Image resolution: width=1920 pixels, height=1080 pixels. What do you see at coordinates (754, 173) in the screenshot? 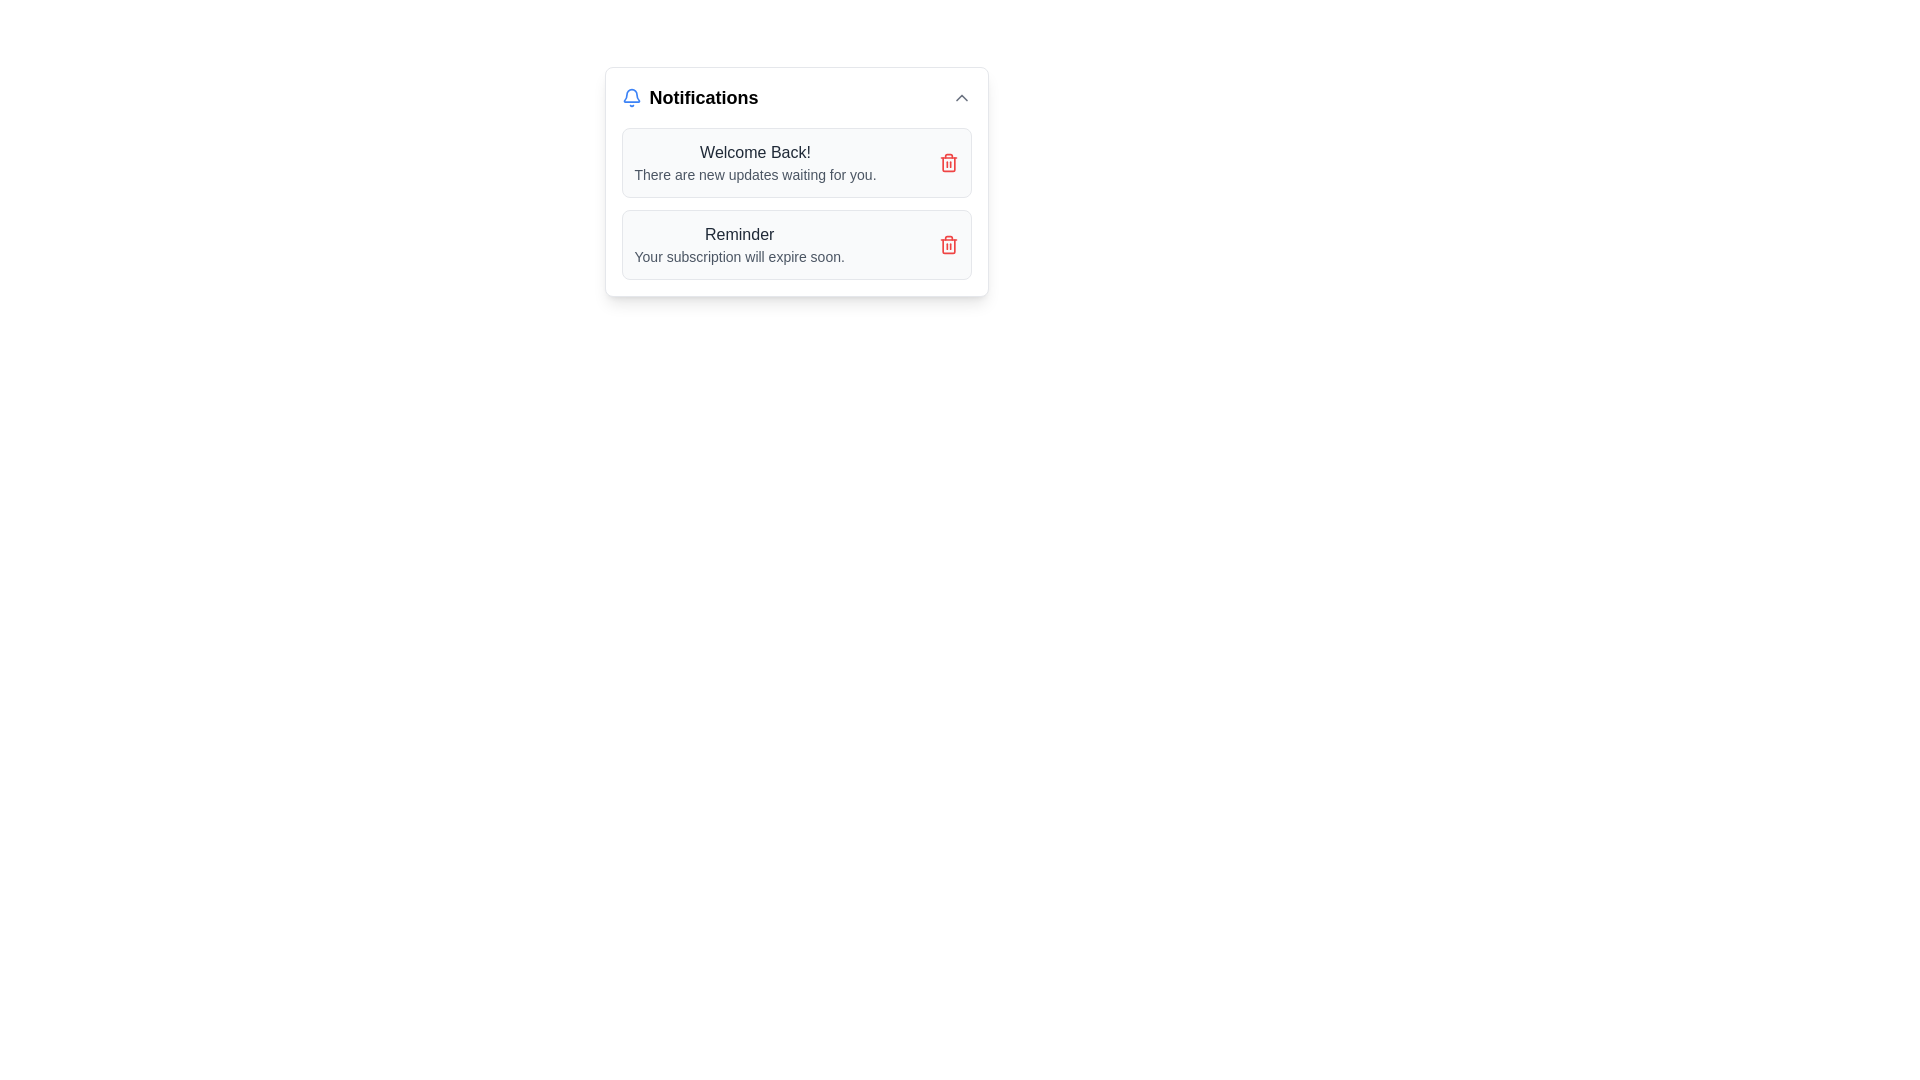
I see `the text snippet displaying the message 'There are new updates waiting for you.' which is positioned within the notification section beneath the greeting text 'Welcome Back!'` at bounding box center [754, 173].